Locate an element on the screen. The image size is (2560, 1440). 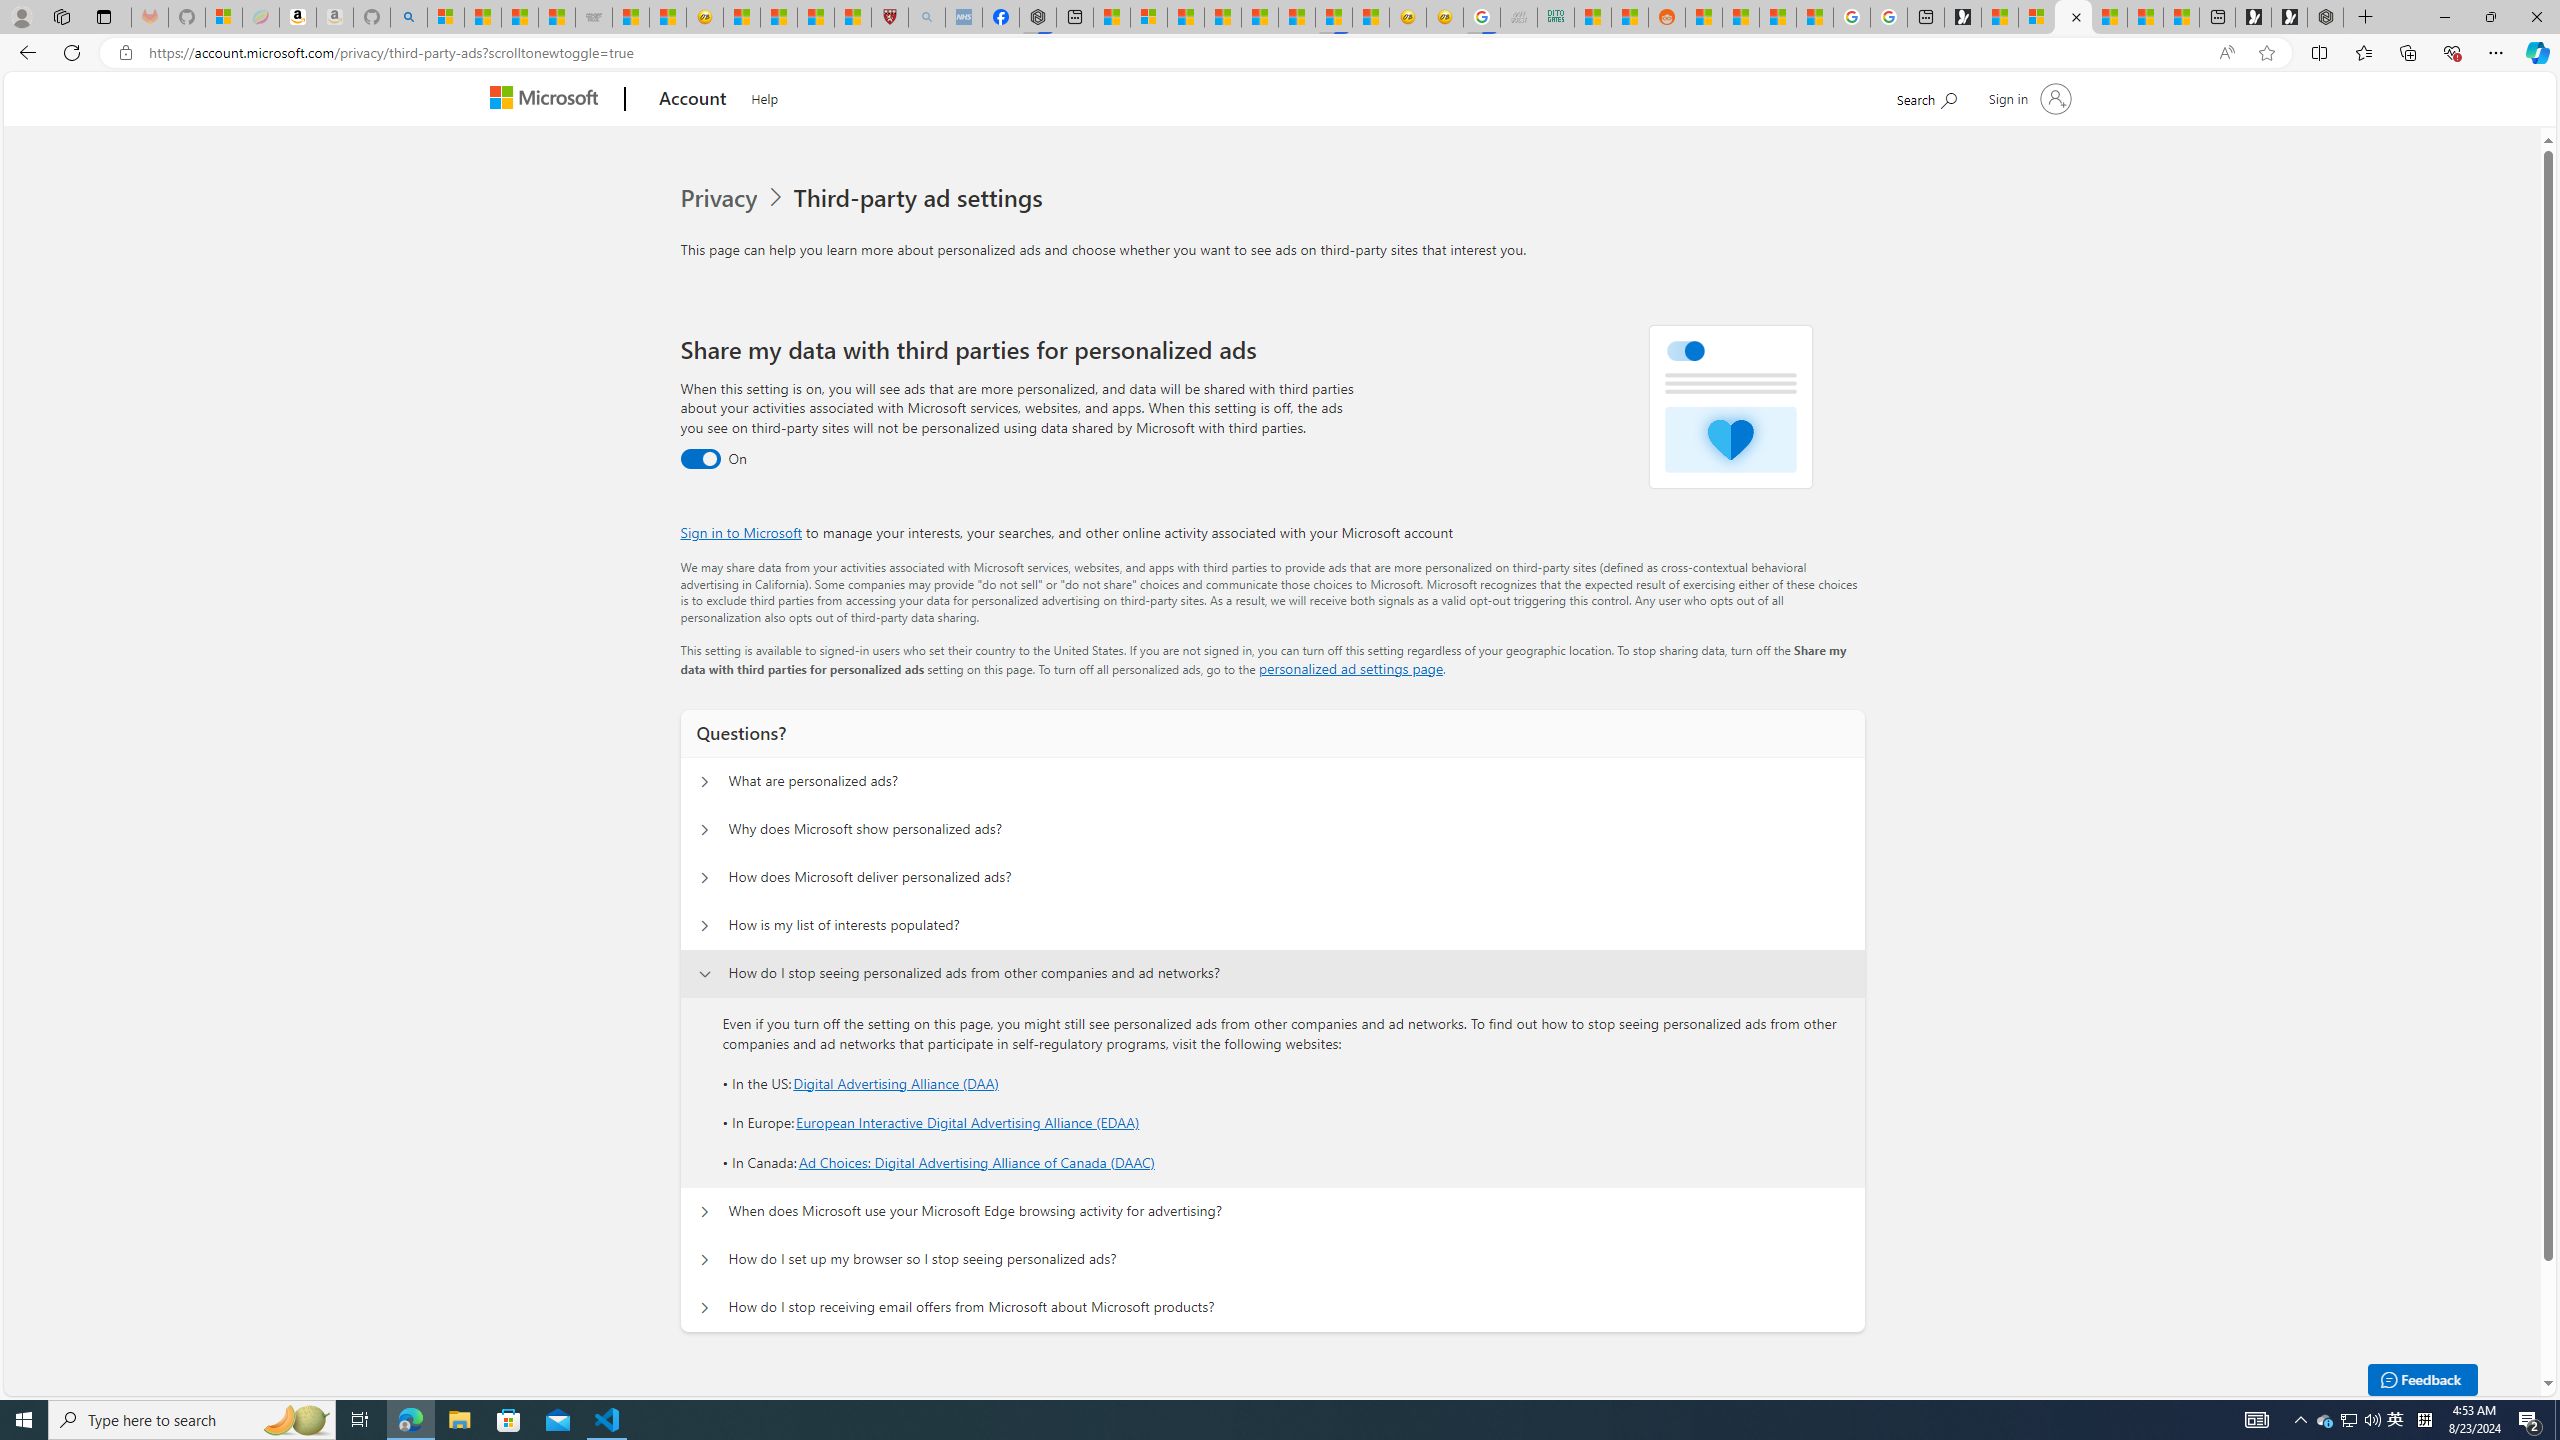
'personalized ad settings page' is located at coordinates (1349, 667).